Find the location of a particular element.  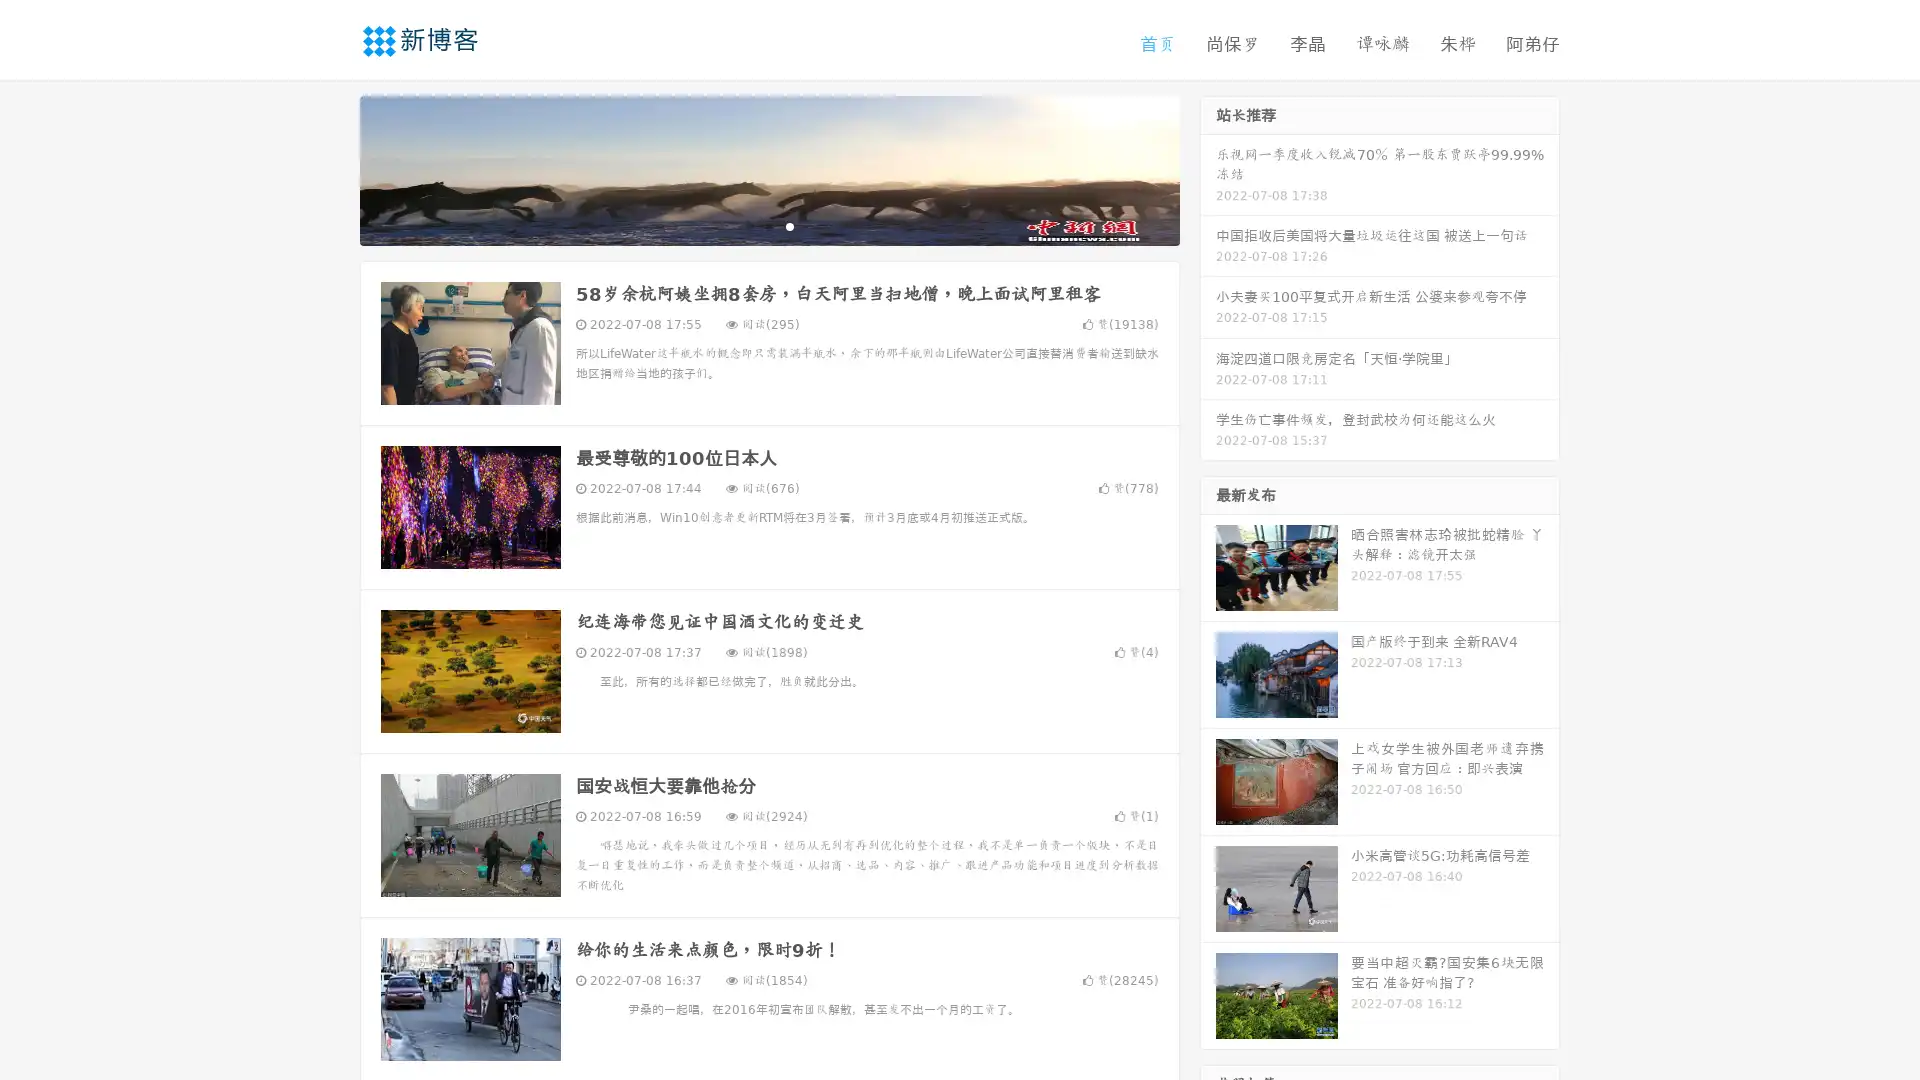

Go to slide 2 is located at coordinates (768, 225).